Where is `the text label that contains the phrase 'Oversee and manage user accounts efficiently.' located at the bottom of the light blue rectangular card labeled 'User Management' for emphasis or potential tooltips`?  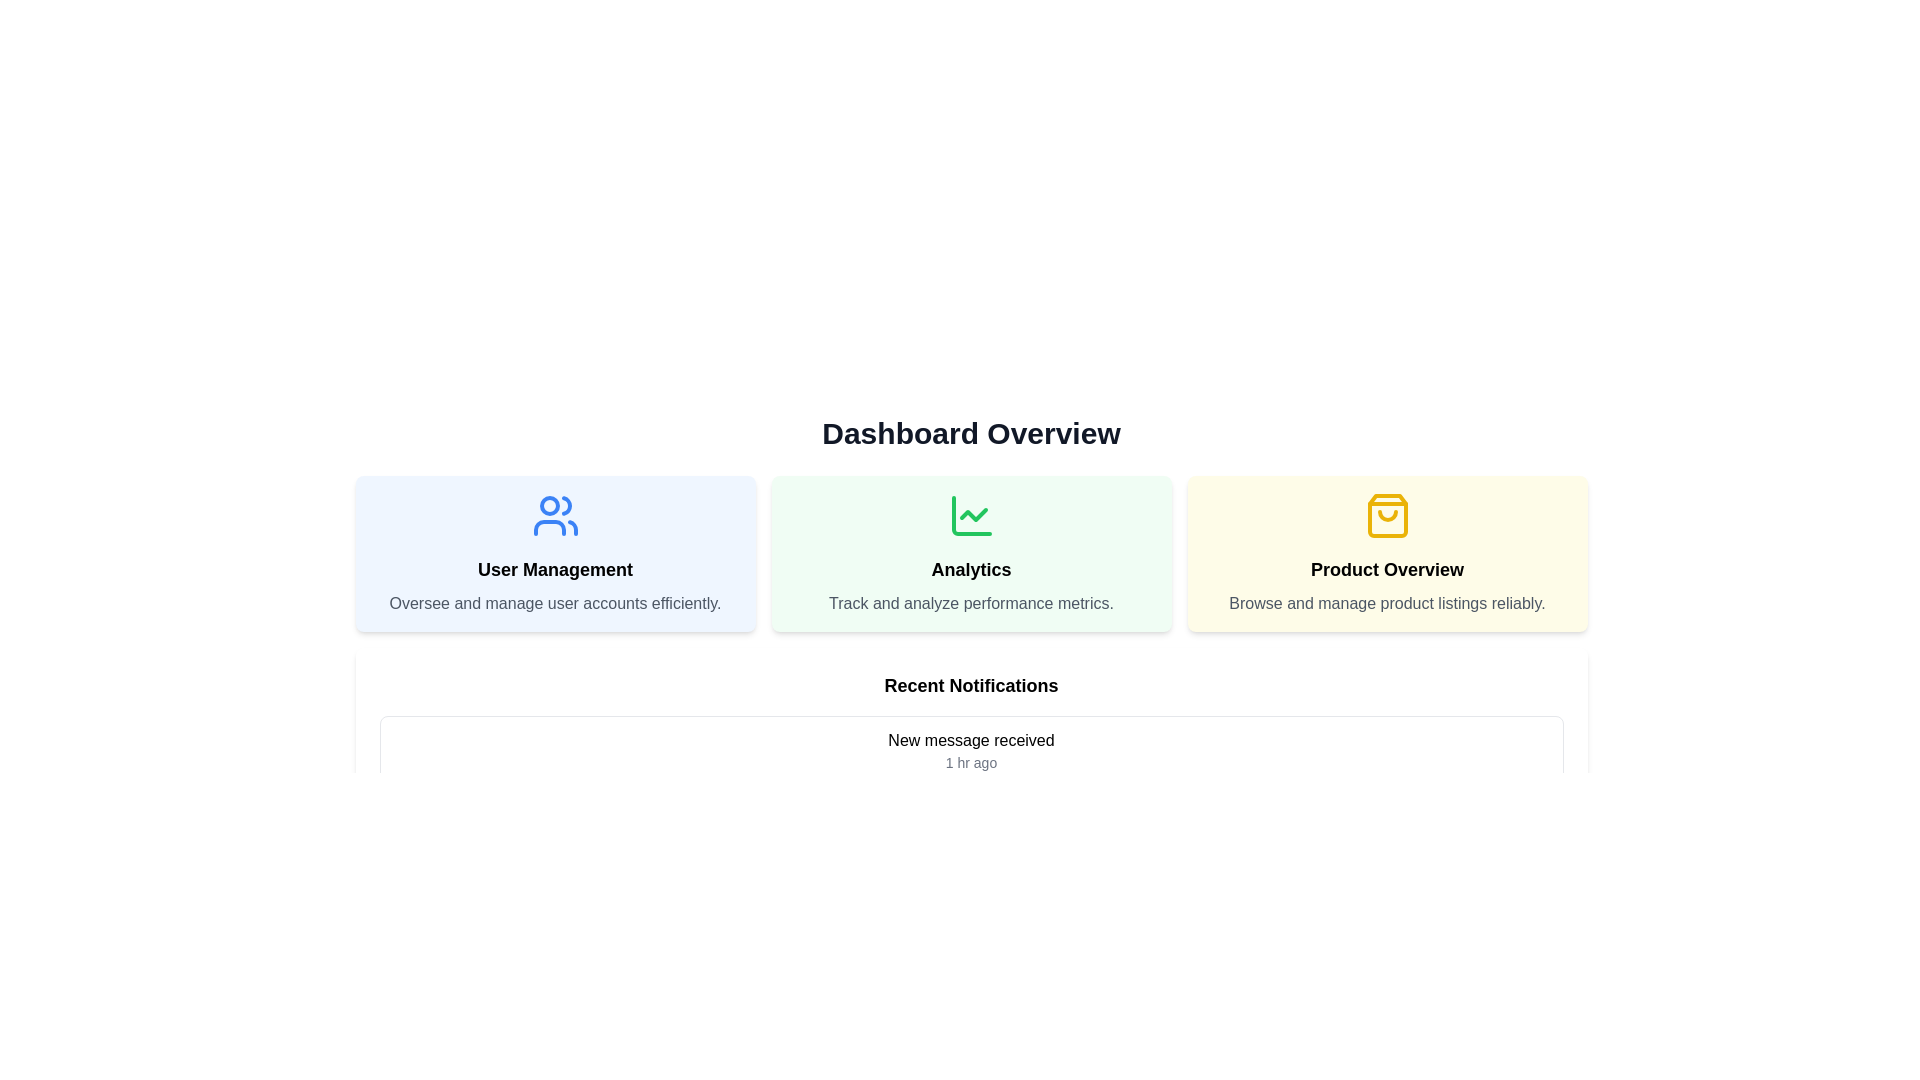 the text label that contains the phrase 'Oversee and manage user accounts efficiently.' located at the bottom of the light blue rectangular card labeled 'User Management' for emphasis or potential tooltips is located at coordinates (555, 603).